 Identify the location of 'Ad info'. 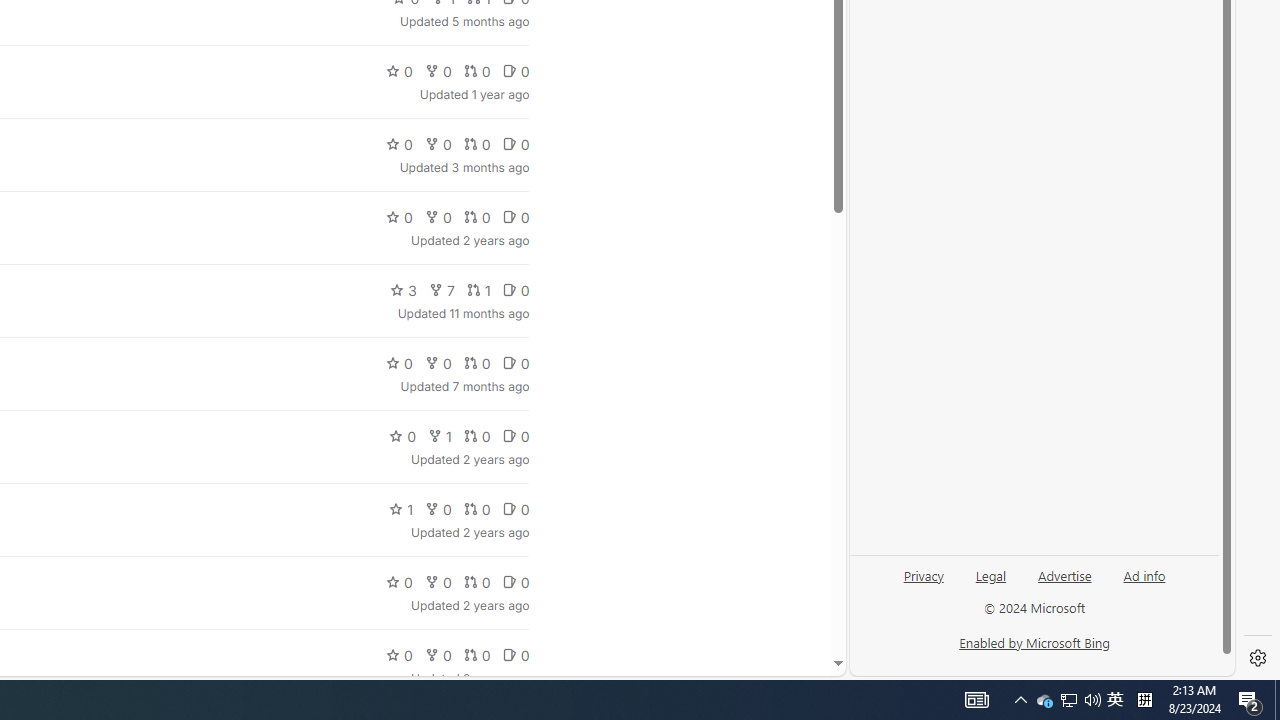
(1144, 583).